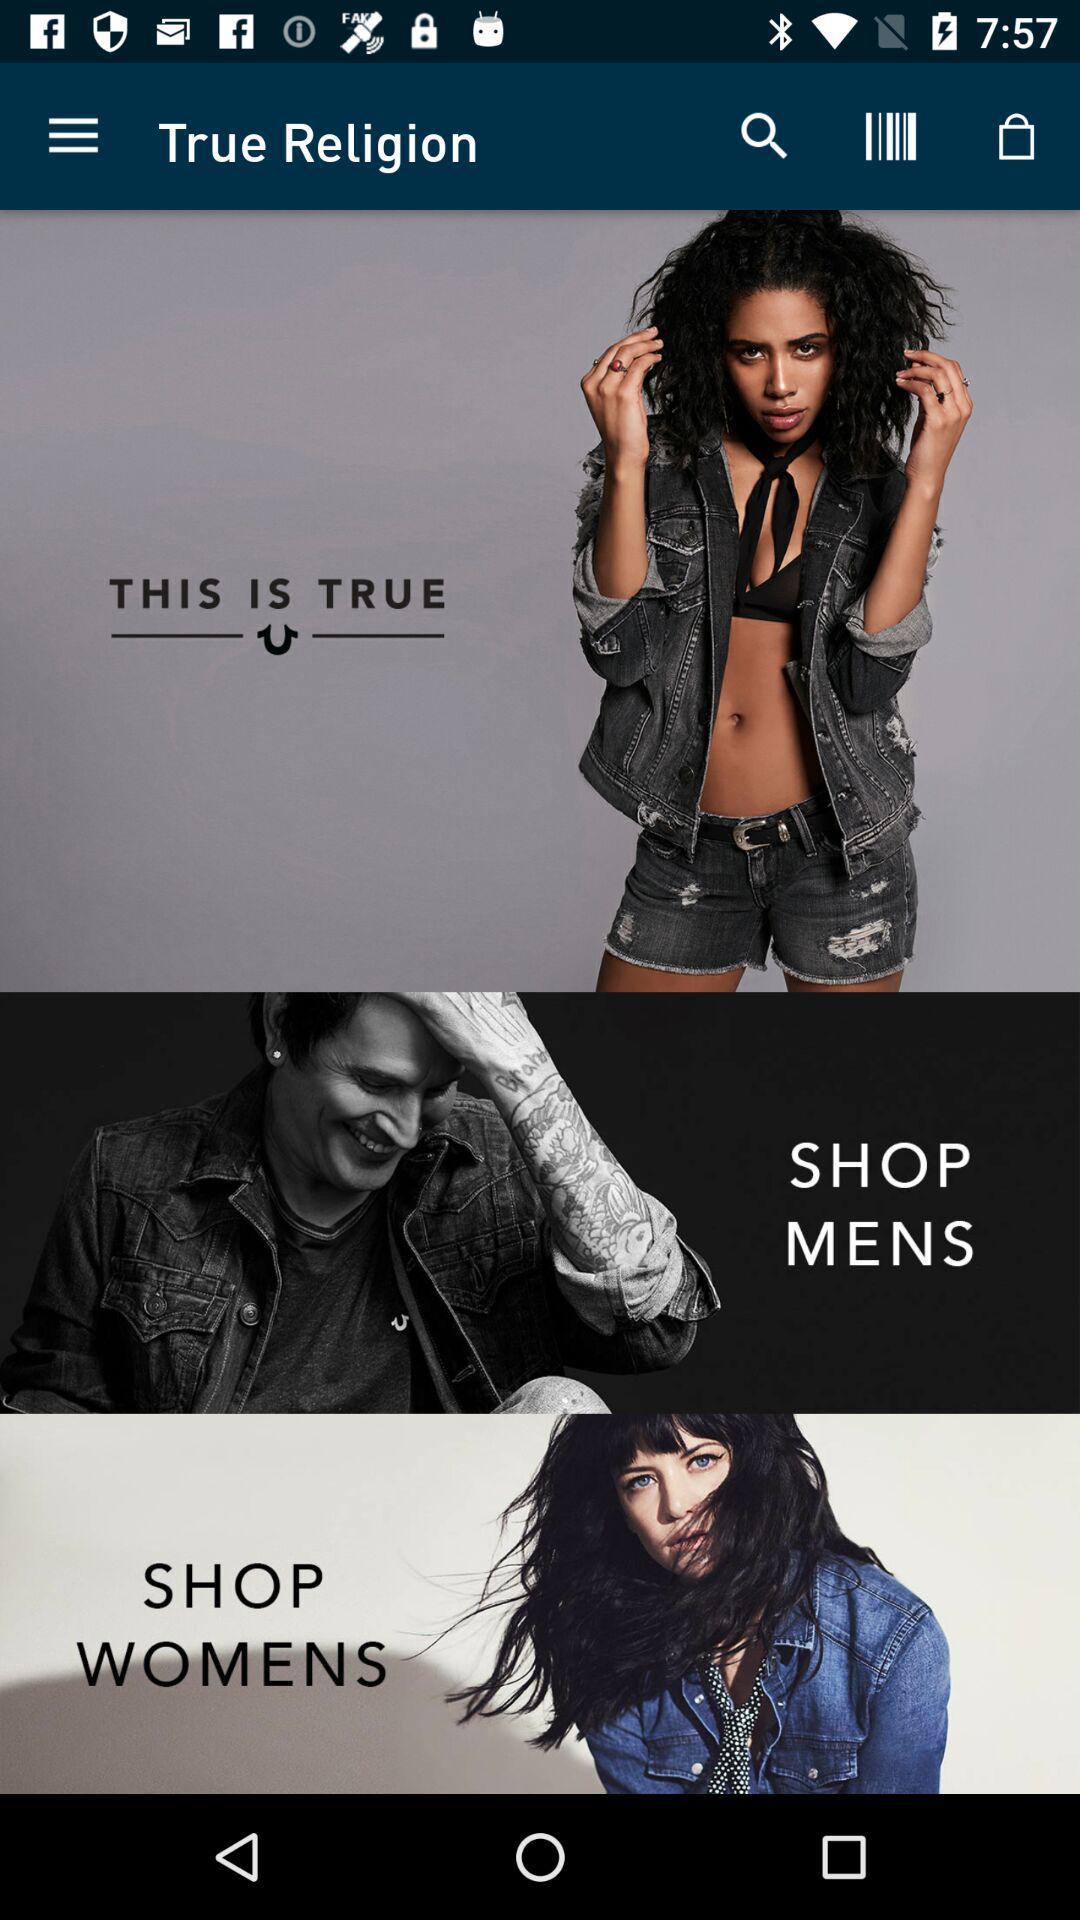 The height and width of the screenshot is (1920, 1080). I want to click on item next to the true religion icon, so click(72, 135).